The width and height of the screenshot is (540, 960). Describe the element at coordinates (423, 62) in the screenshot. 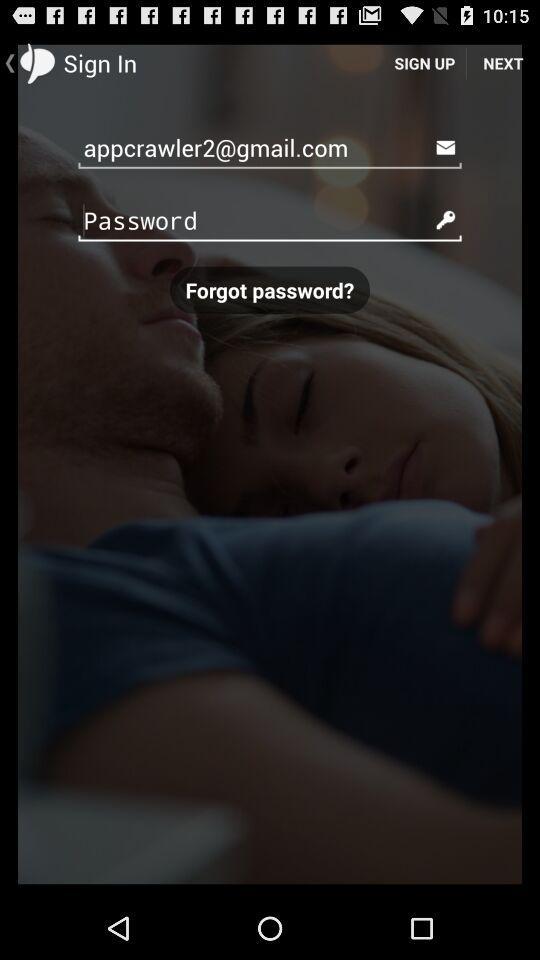

I see `item next to sign in` at that location.